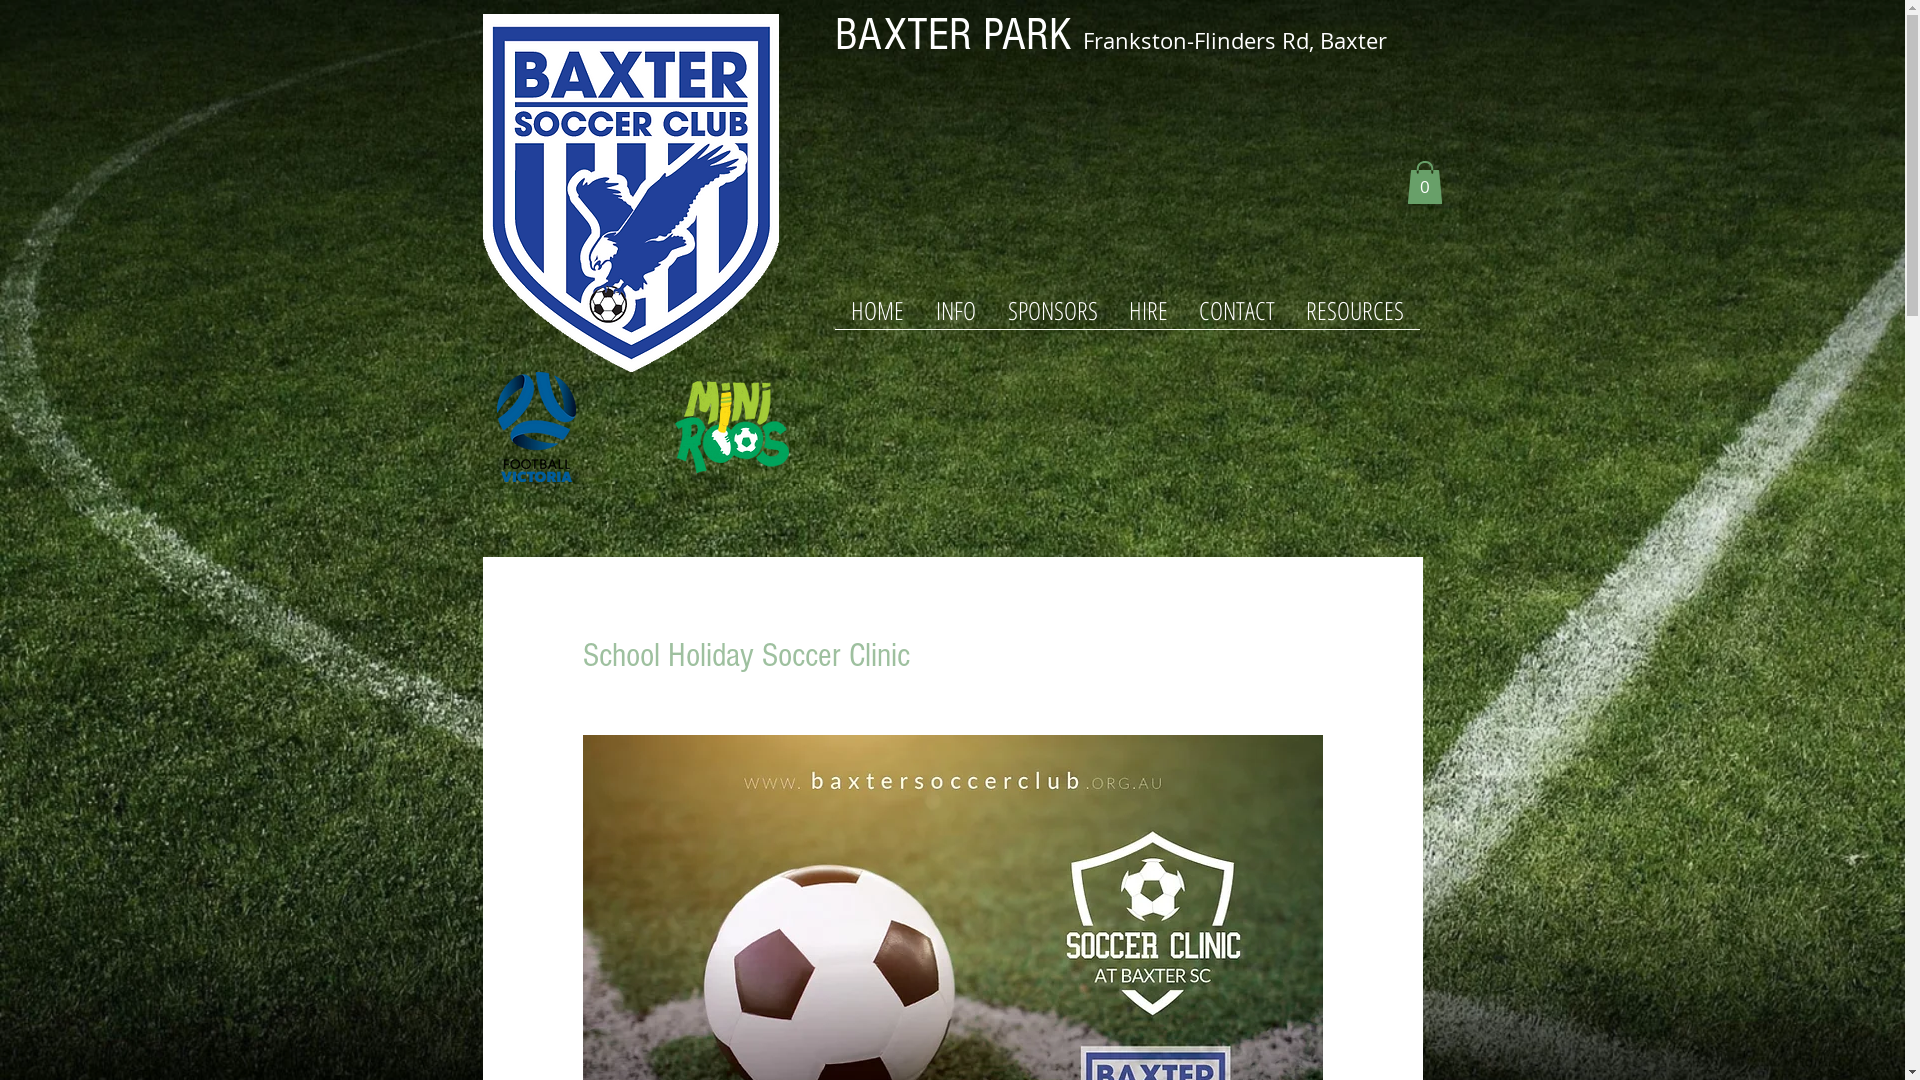  Describe the element at coordinates (1405, 182) in the screenshot. I see `'0'` at that location.